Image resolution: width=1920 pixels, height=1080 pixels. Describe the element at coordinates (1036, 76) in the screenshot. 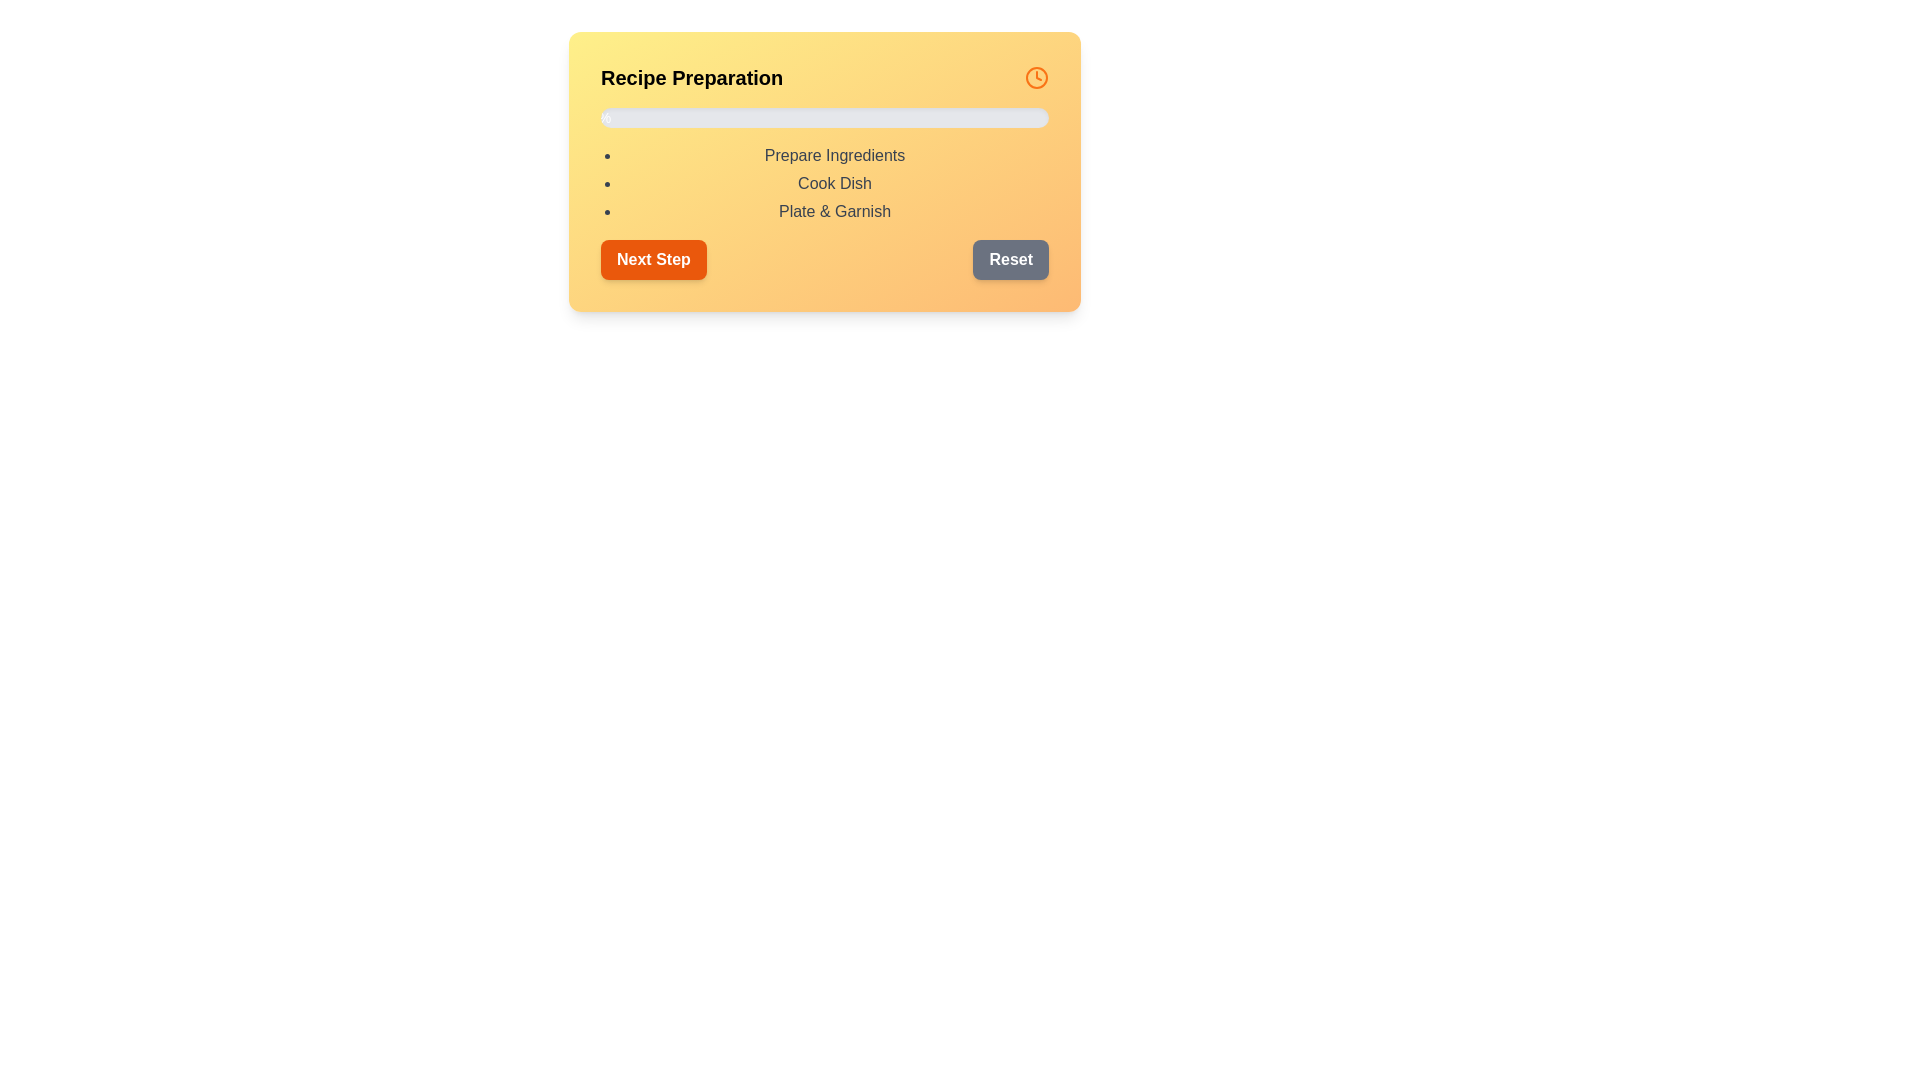

I see `the orange clock icon located at the top-right corner of the 'Recipe Preparation' section, positioned beside the section heading` at that location.